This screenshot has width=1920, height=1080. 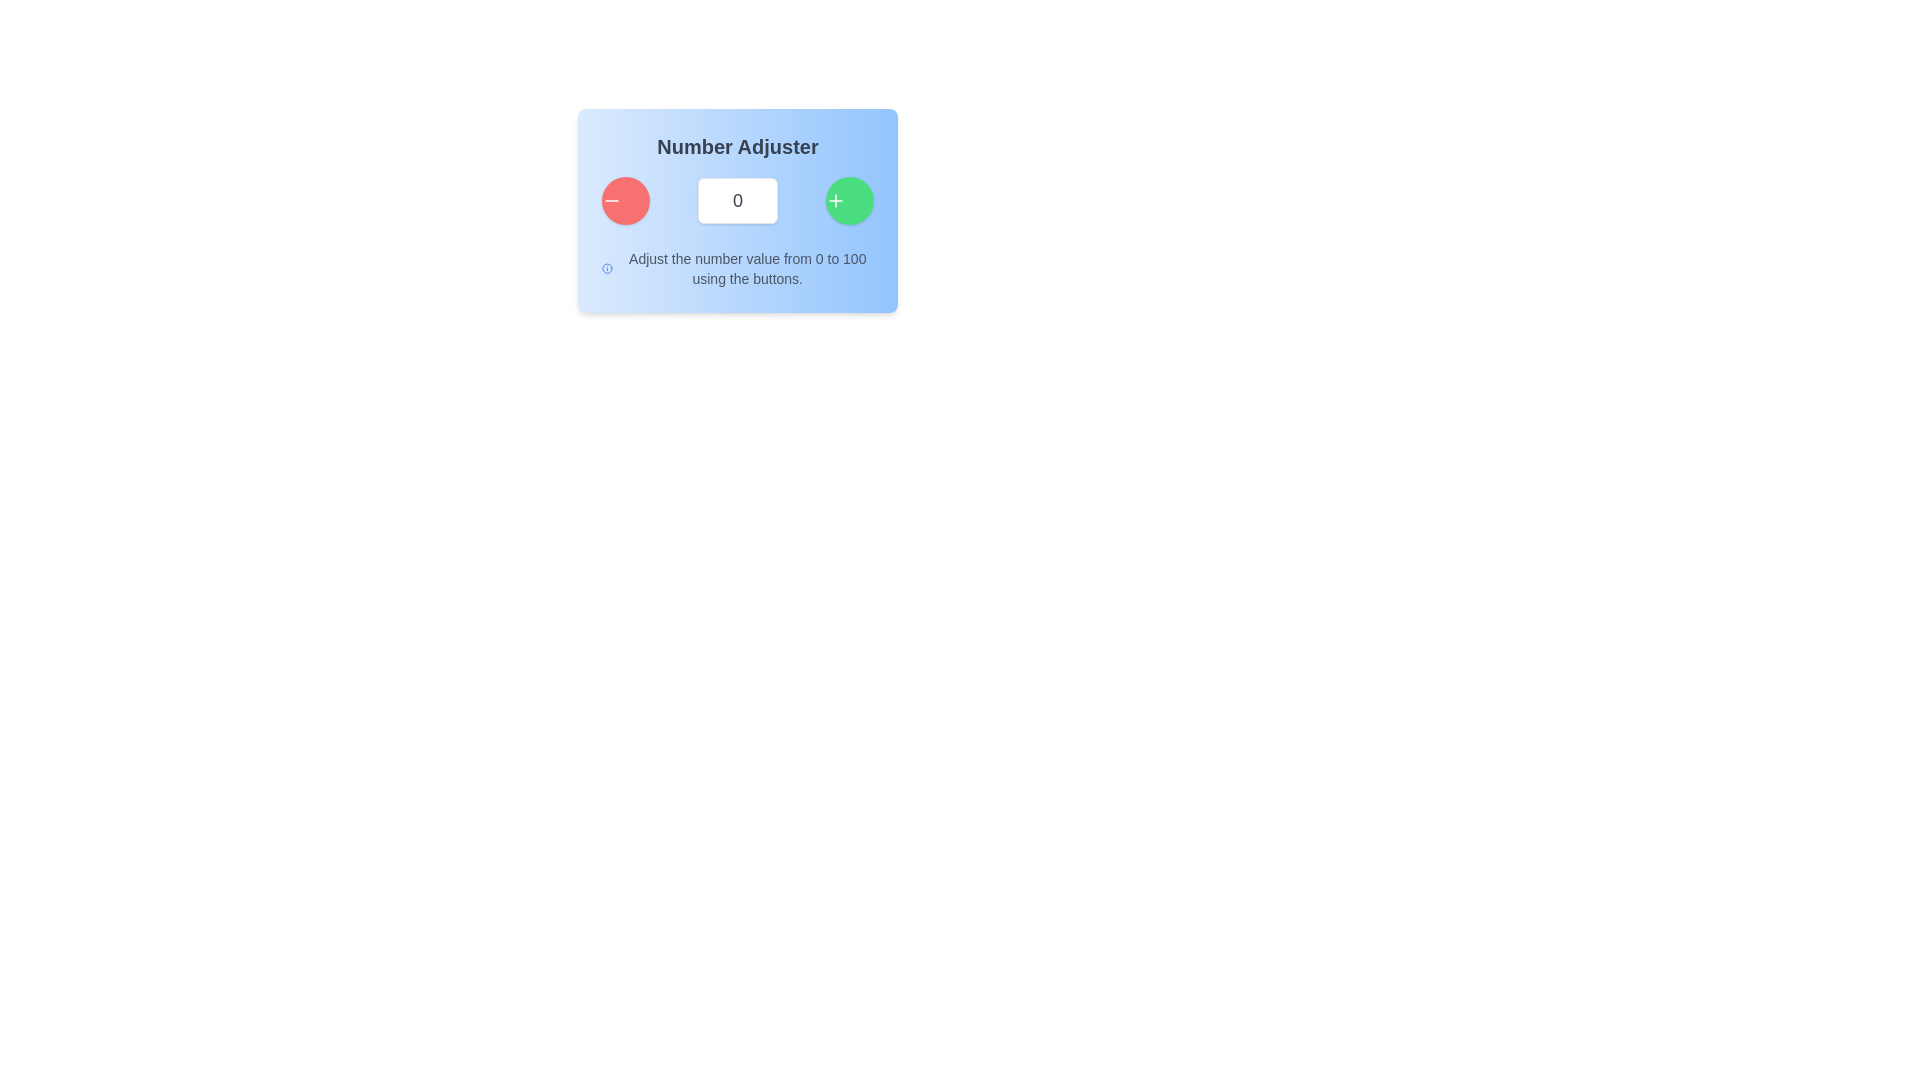 I want to click on the information icon located below the main controls of the number adjuster widget, adjacent to the descriptive text 'Adjust the number value from 0 to 100 using the buttons.', so click(x=606, y=268).